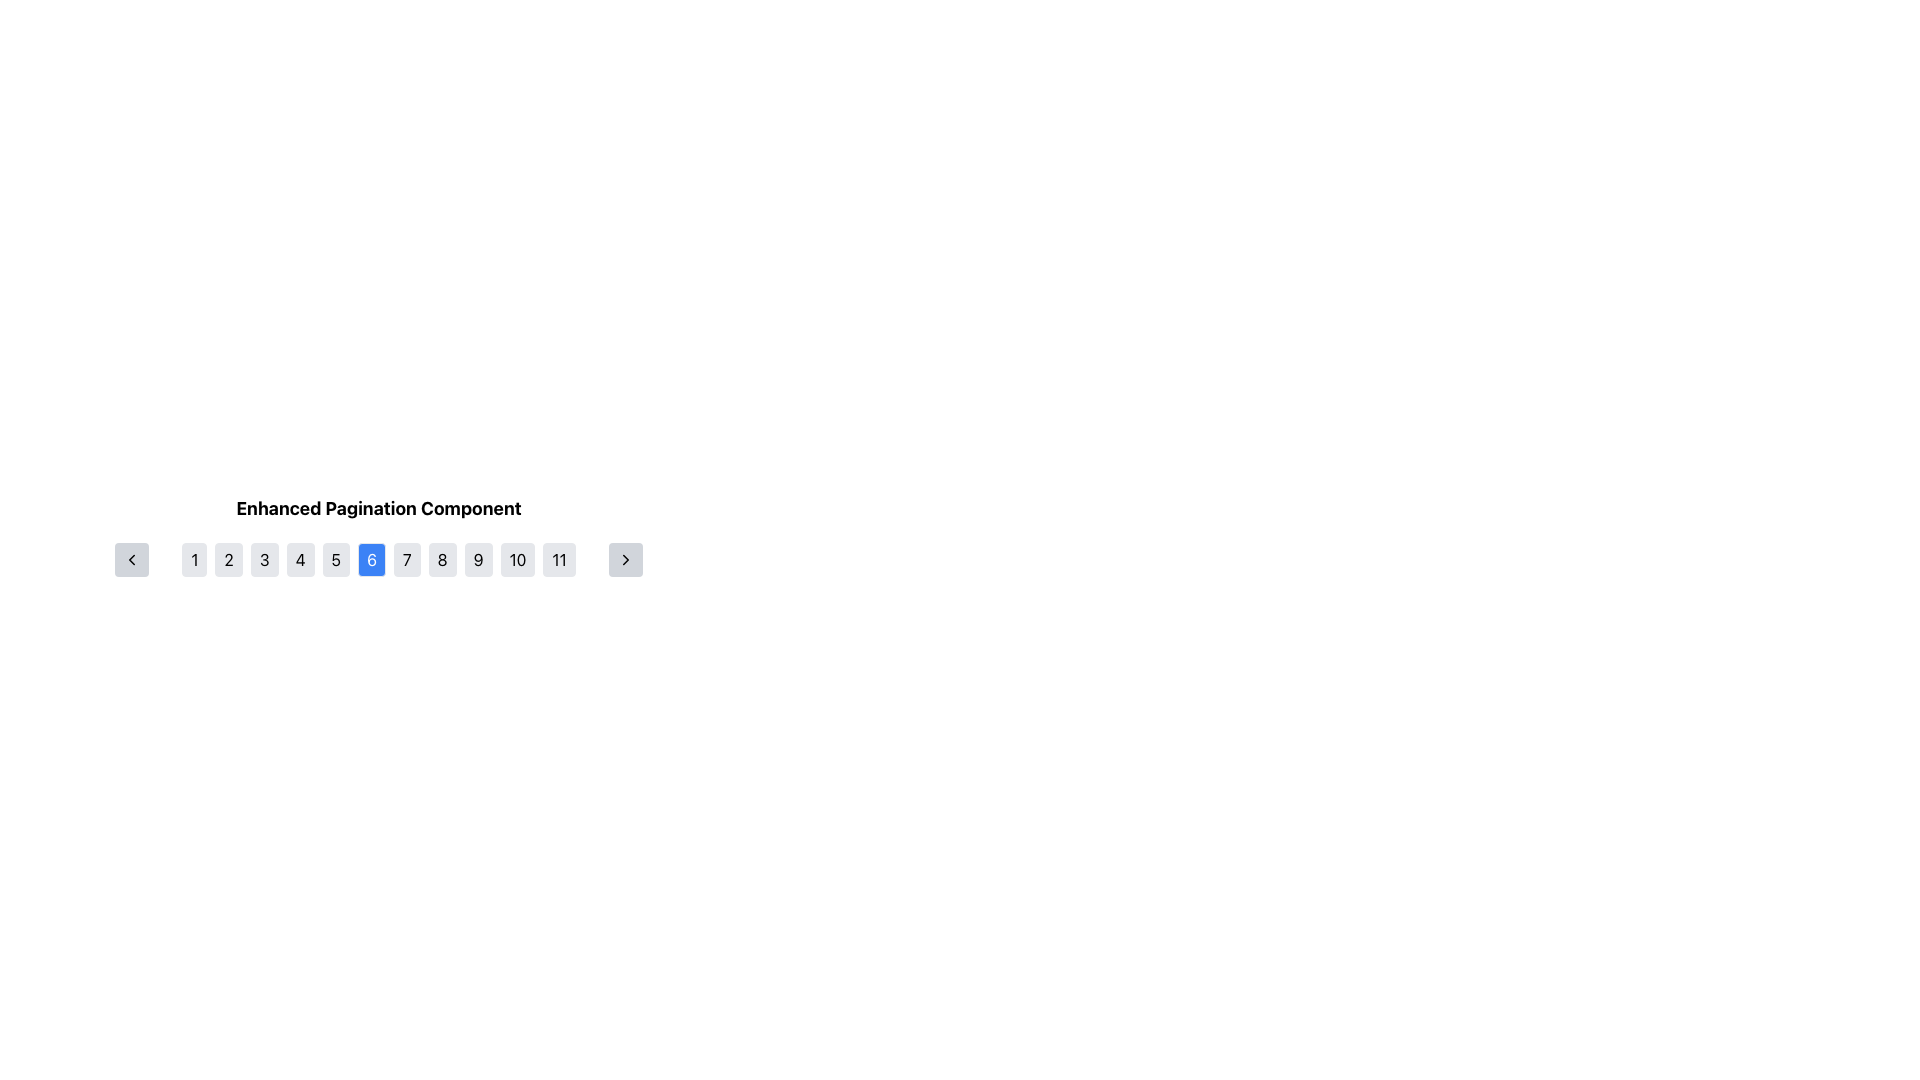 The image size is (1920, 1080). I want to click on the rightward pointing chevron icon button in the pagination control bar, so click(624, 559).